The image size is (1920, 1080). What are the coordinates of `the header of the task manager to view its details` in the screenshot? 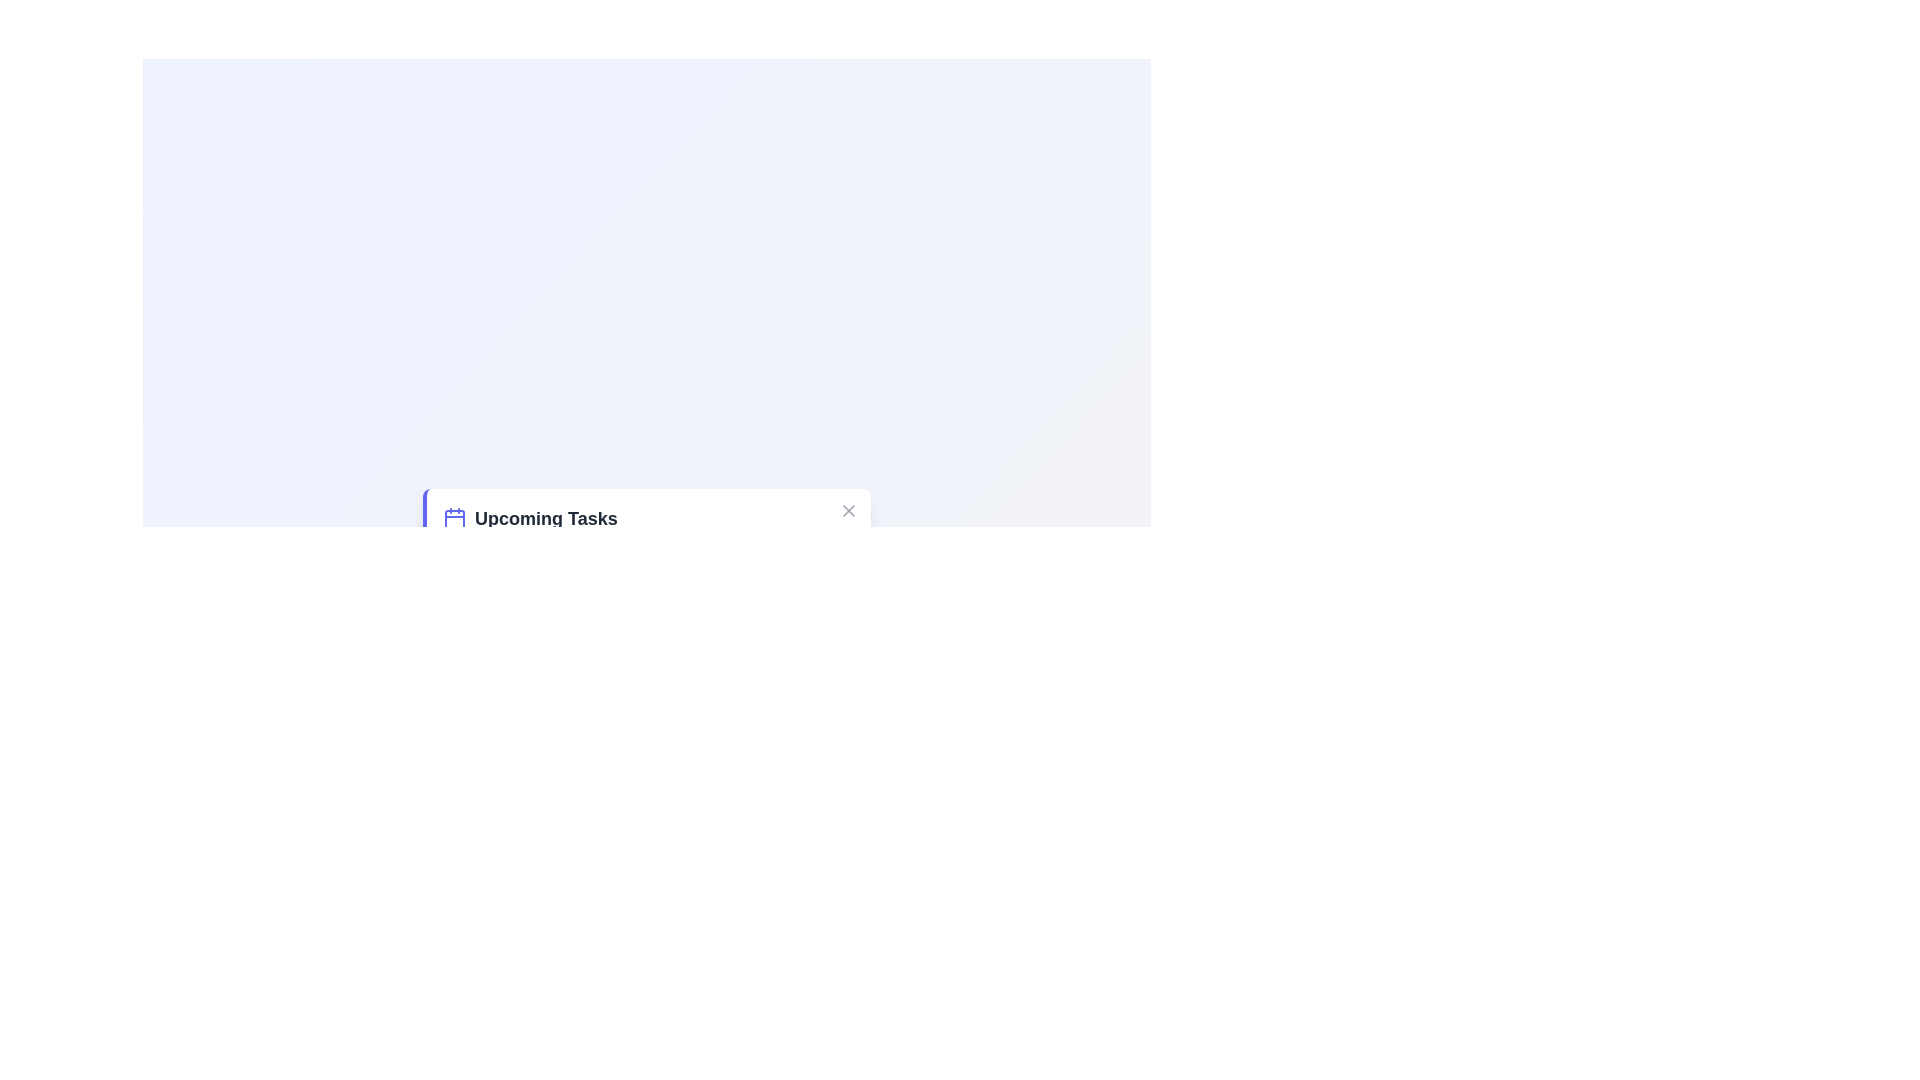 It's located at (546, 518).